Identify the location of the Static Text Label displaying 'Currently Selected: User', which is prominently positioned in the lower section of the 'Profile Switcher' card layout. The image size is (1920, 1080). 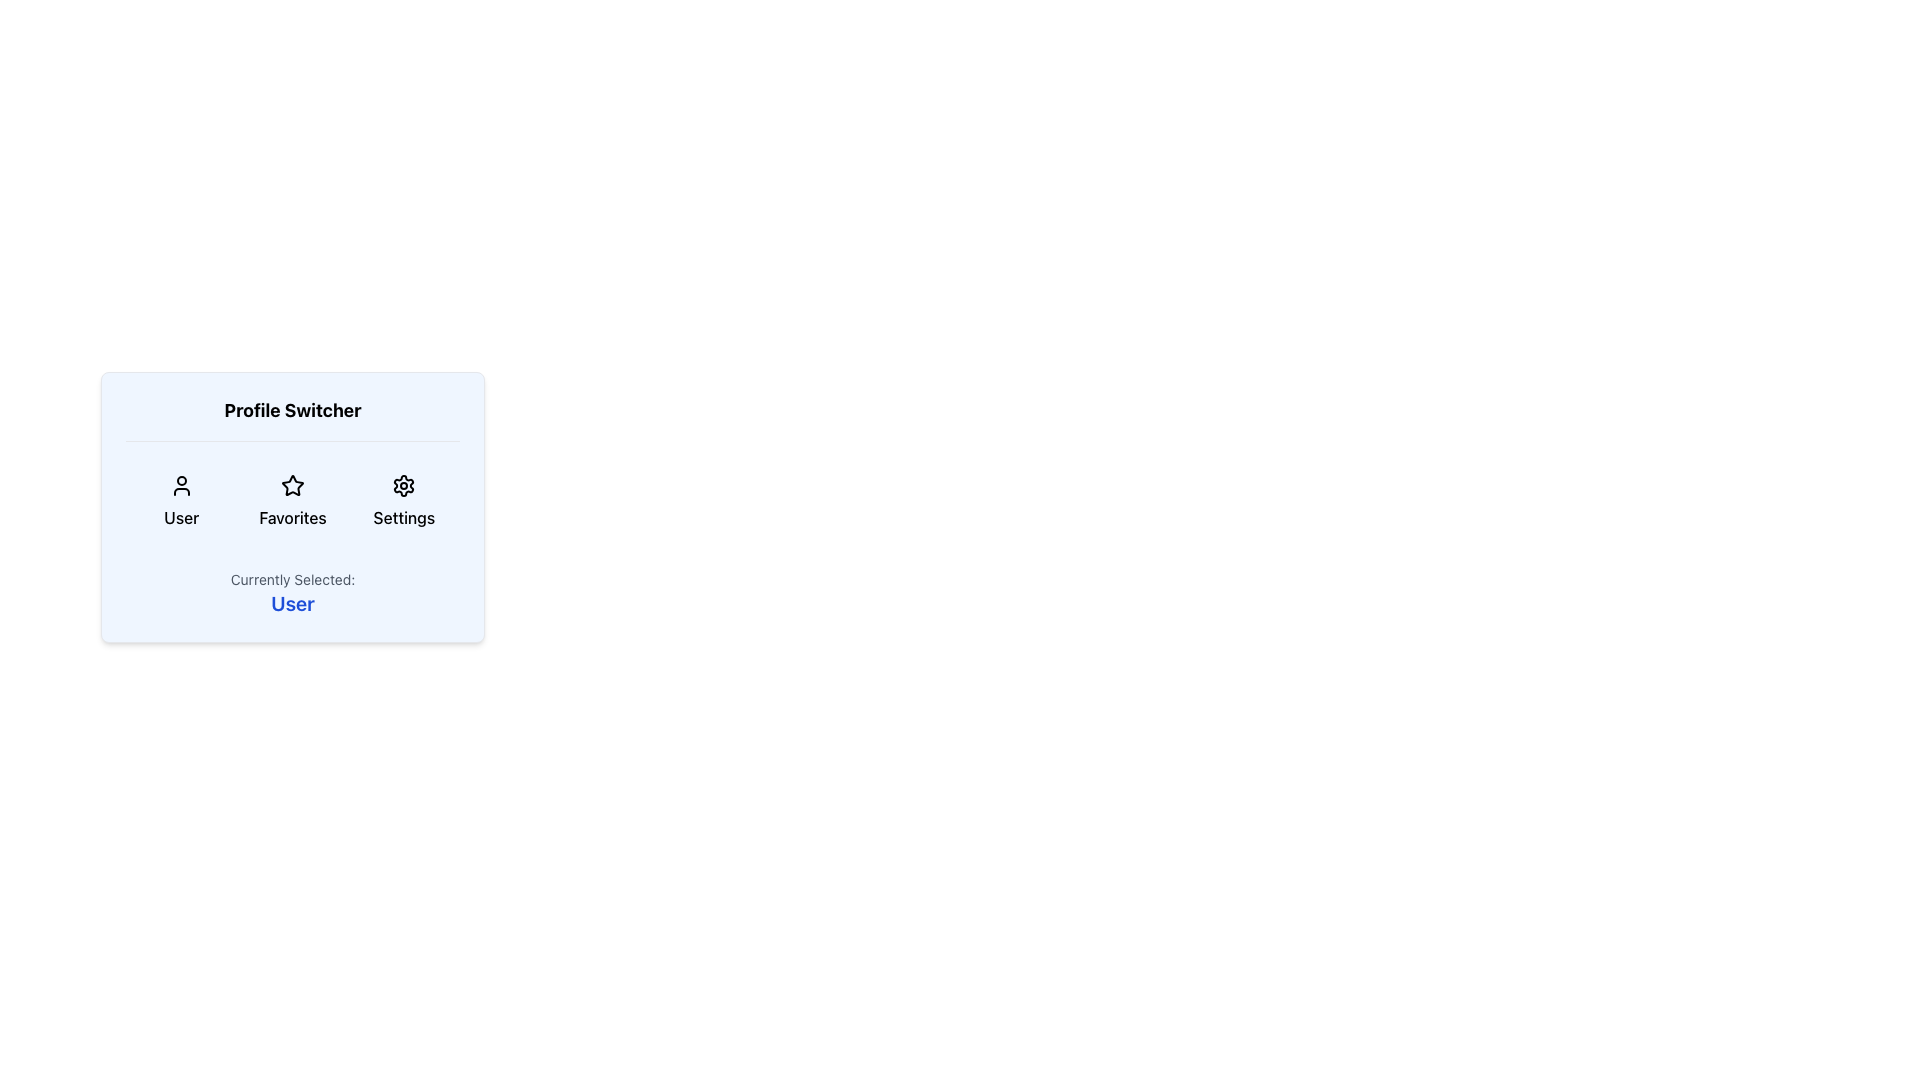
(291, 593).